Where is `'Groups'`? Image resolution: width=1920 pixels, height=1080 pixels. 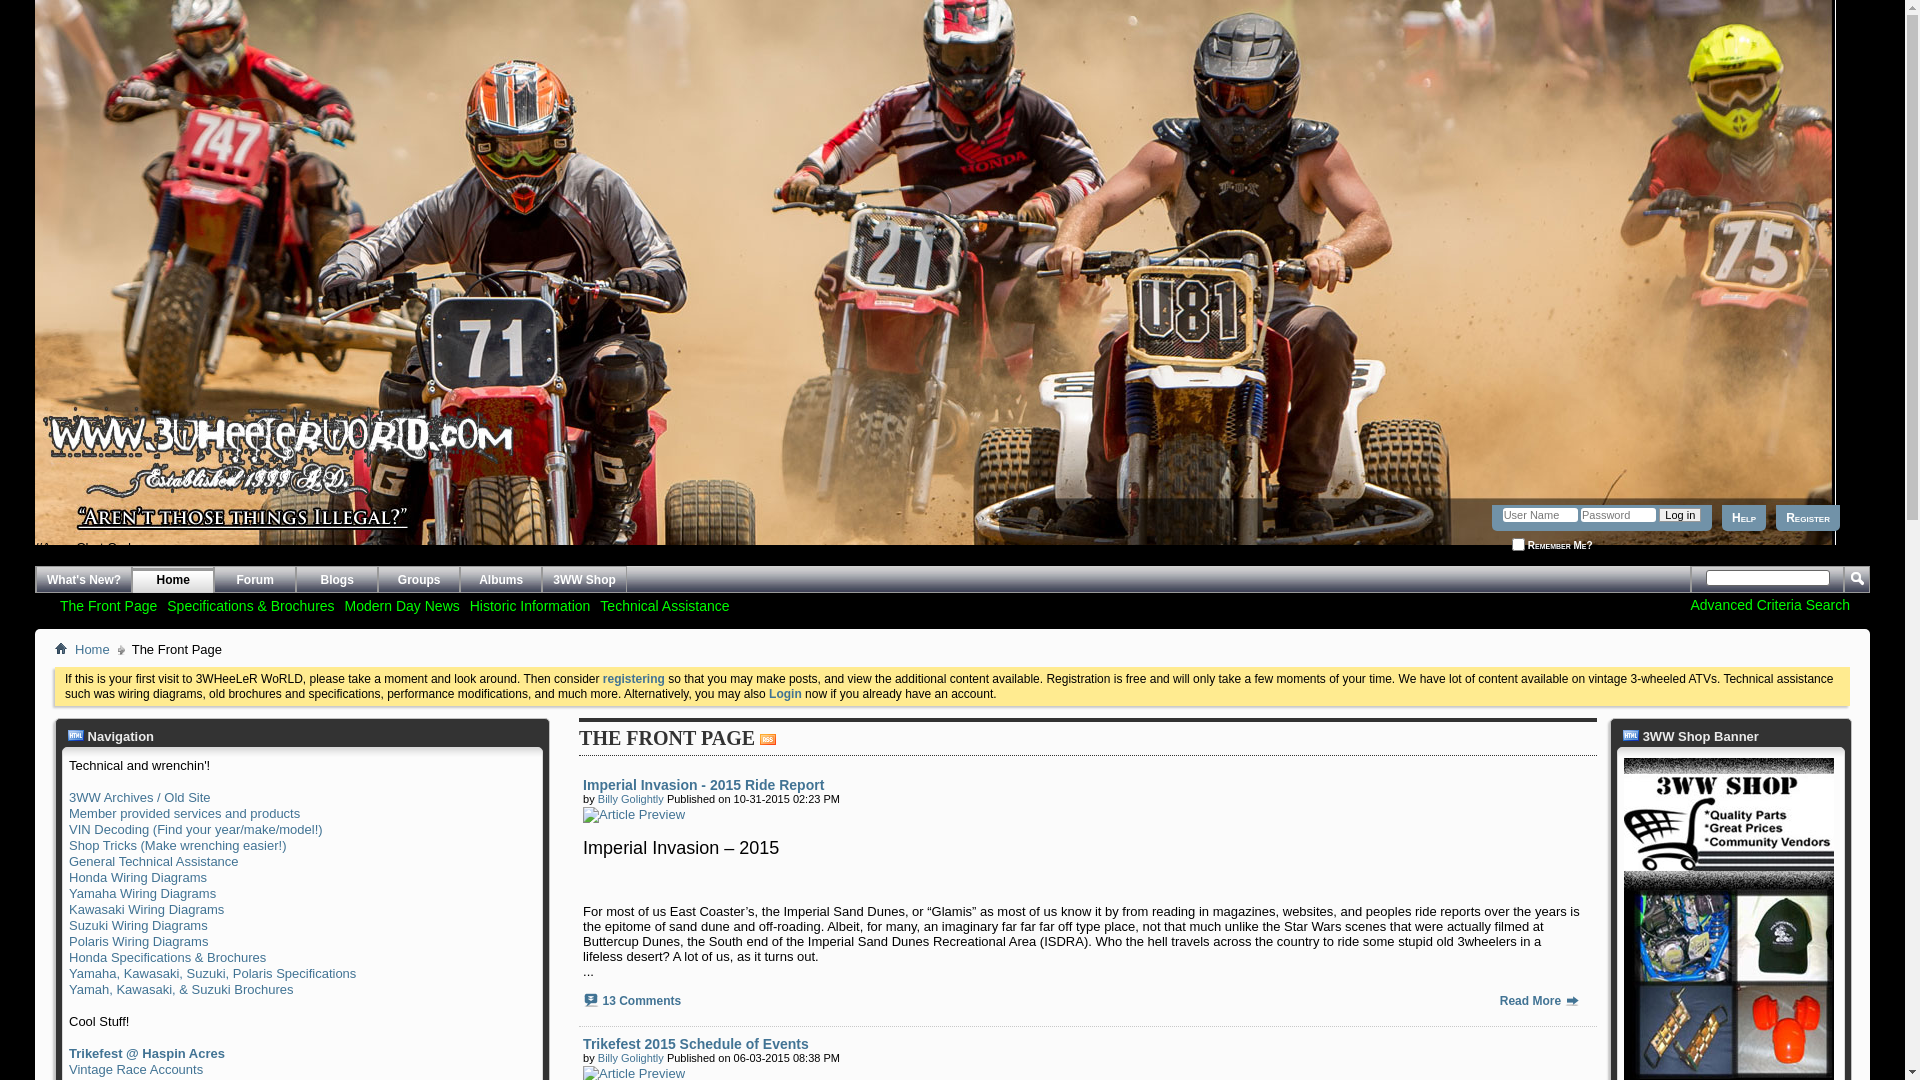 'Groups' is located at coordinates (417, 579).